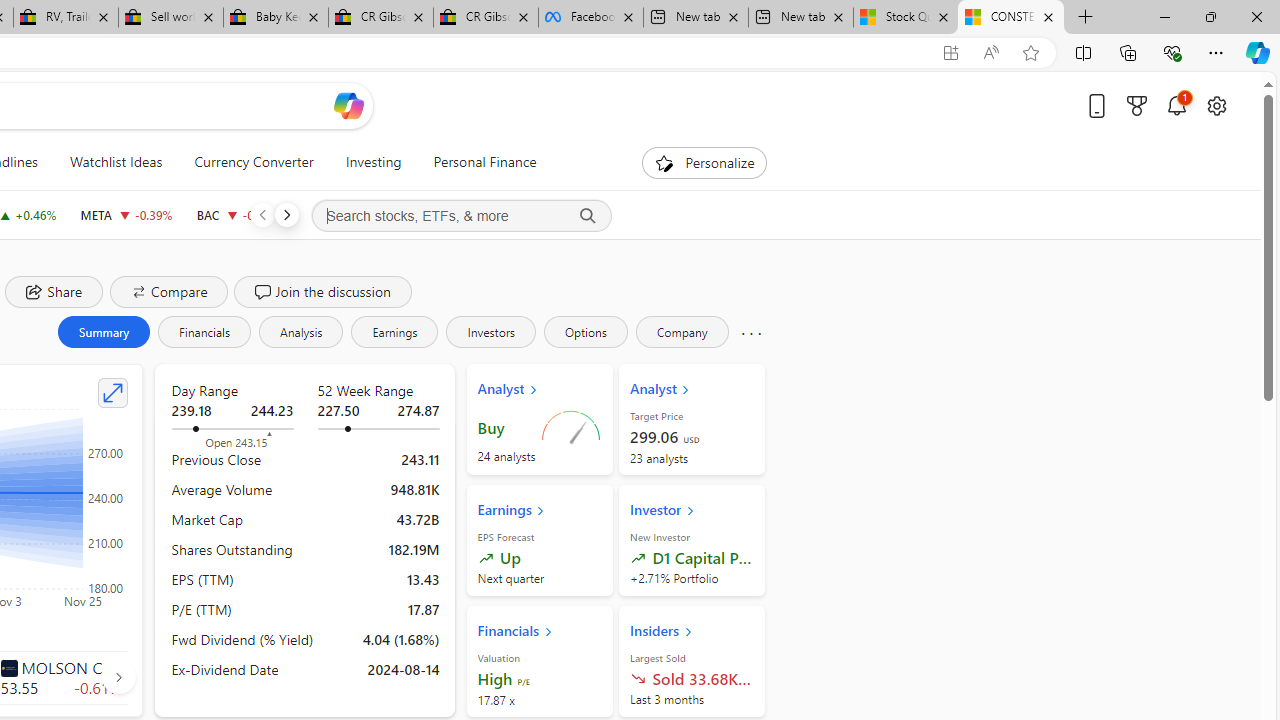  What do you see at coordinates (476, 162) in the screenshot?
I see `'Personal Finance'` at bounding box center [476, 162].